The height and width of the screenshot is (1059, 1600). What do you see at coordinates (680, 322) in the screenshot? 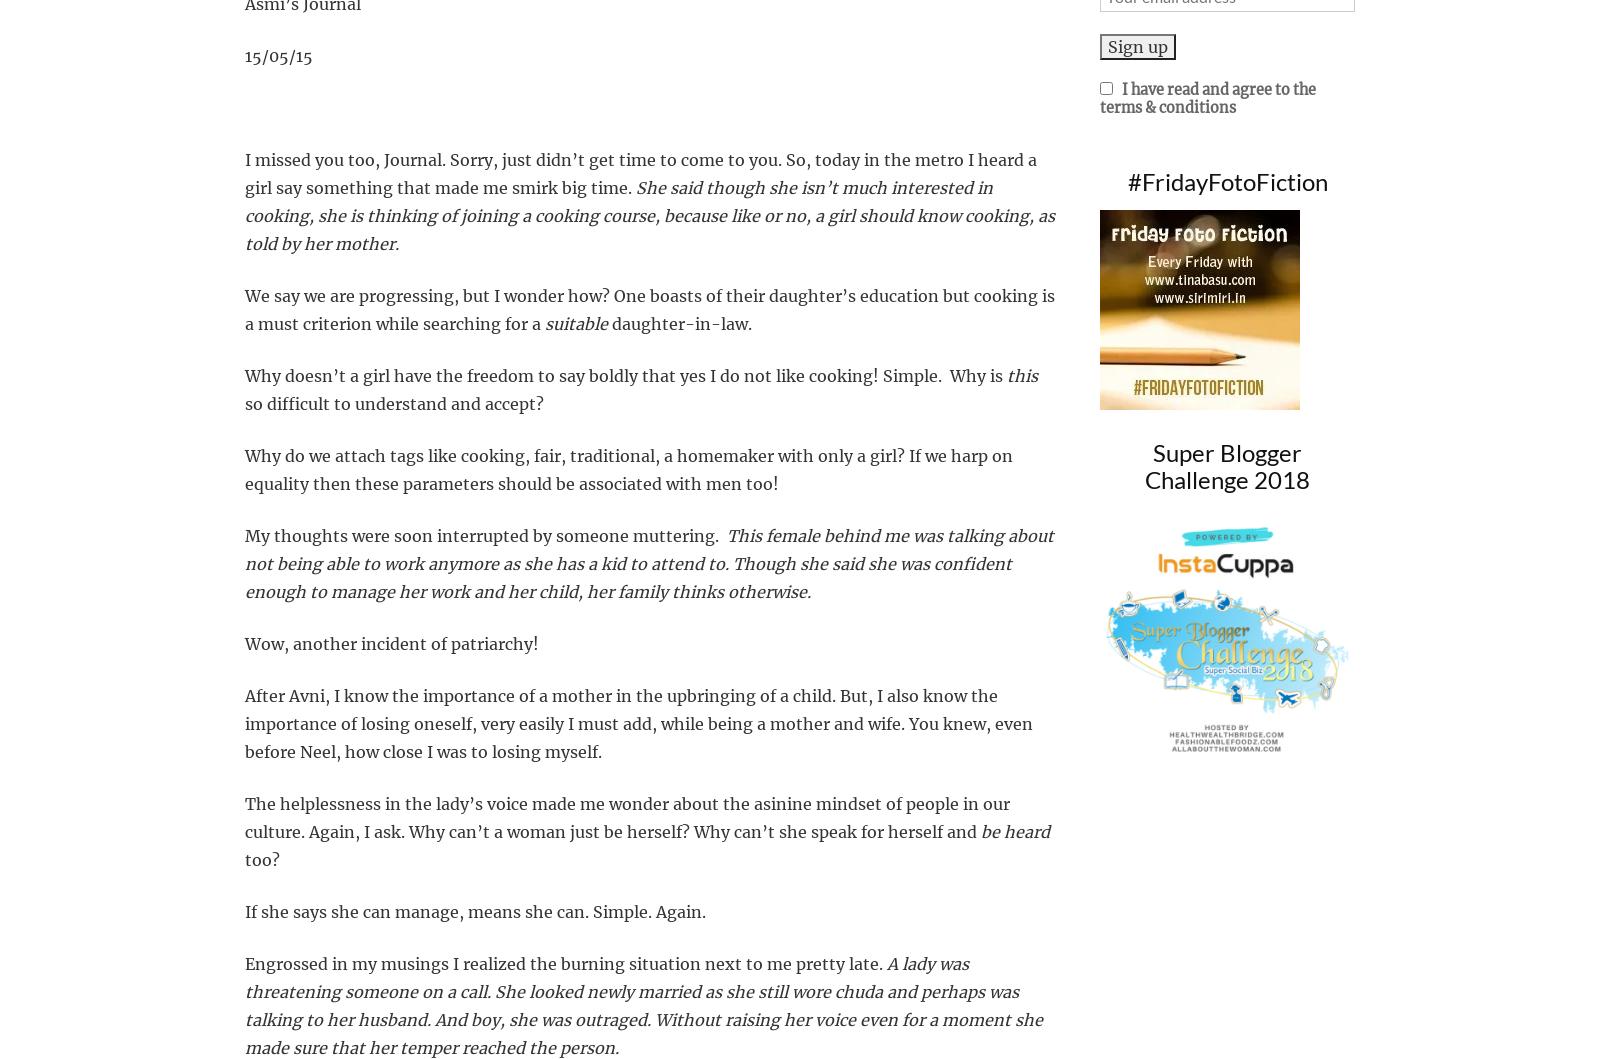
I see `'daughter-in-law.'` at bounding box center [680, 322].